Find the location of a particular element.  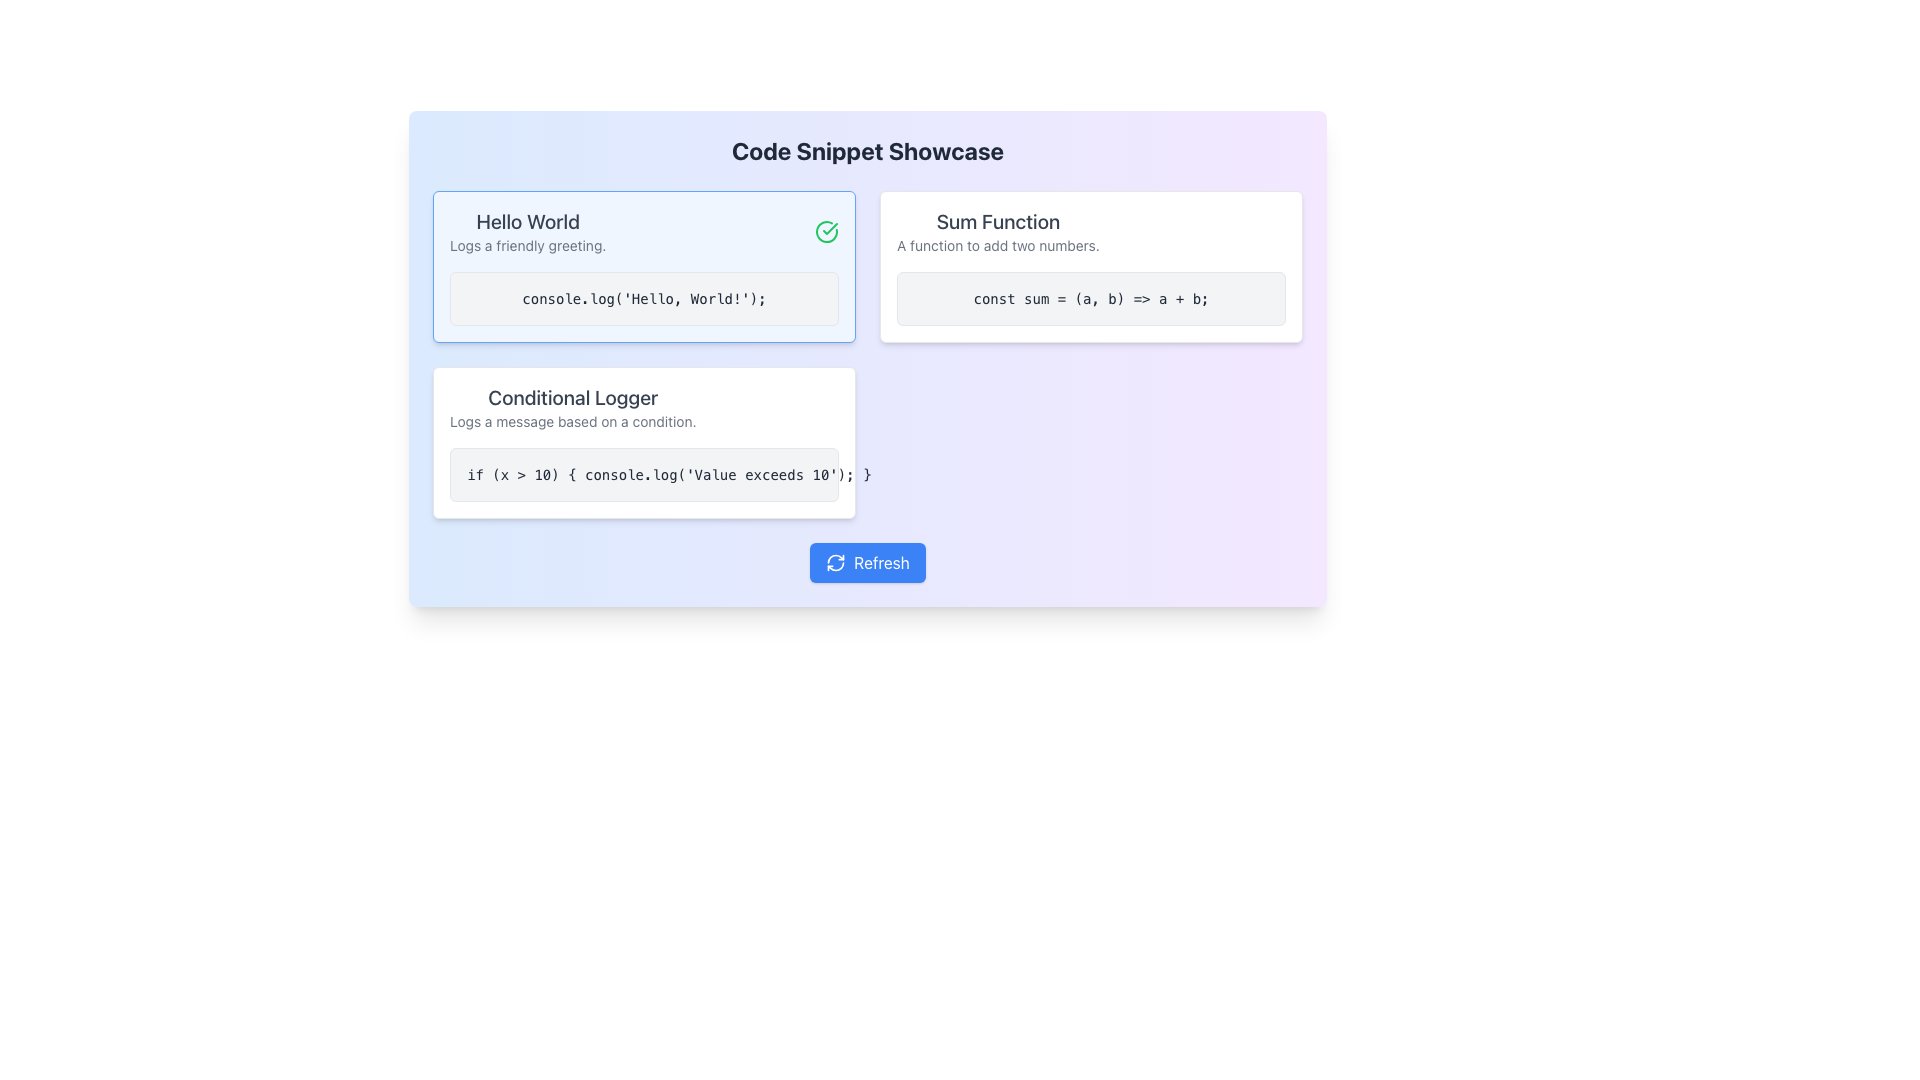

code representation displayed in the Informational Card titled 'Sum Function', which contains the code snippet 'const sum = (a, b) => a + b;' is located at coordinates (1090, 265).